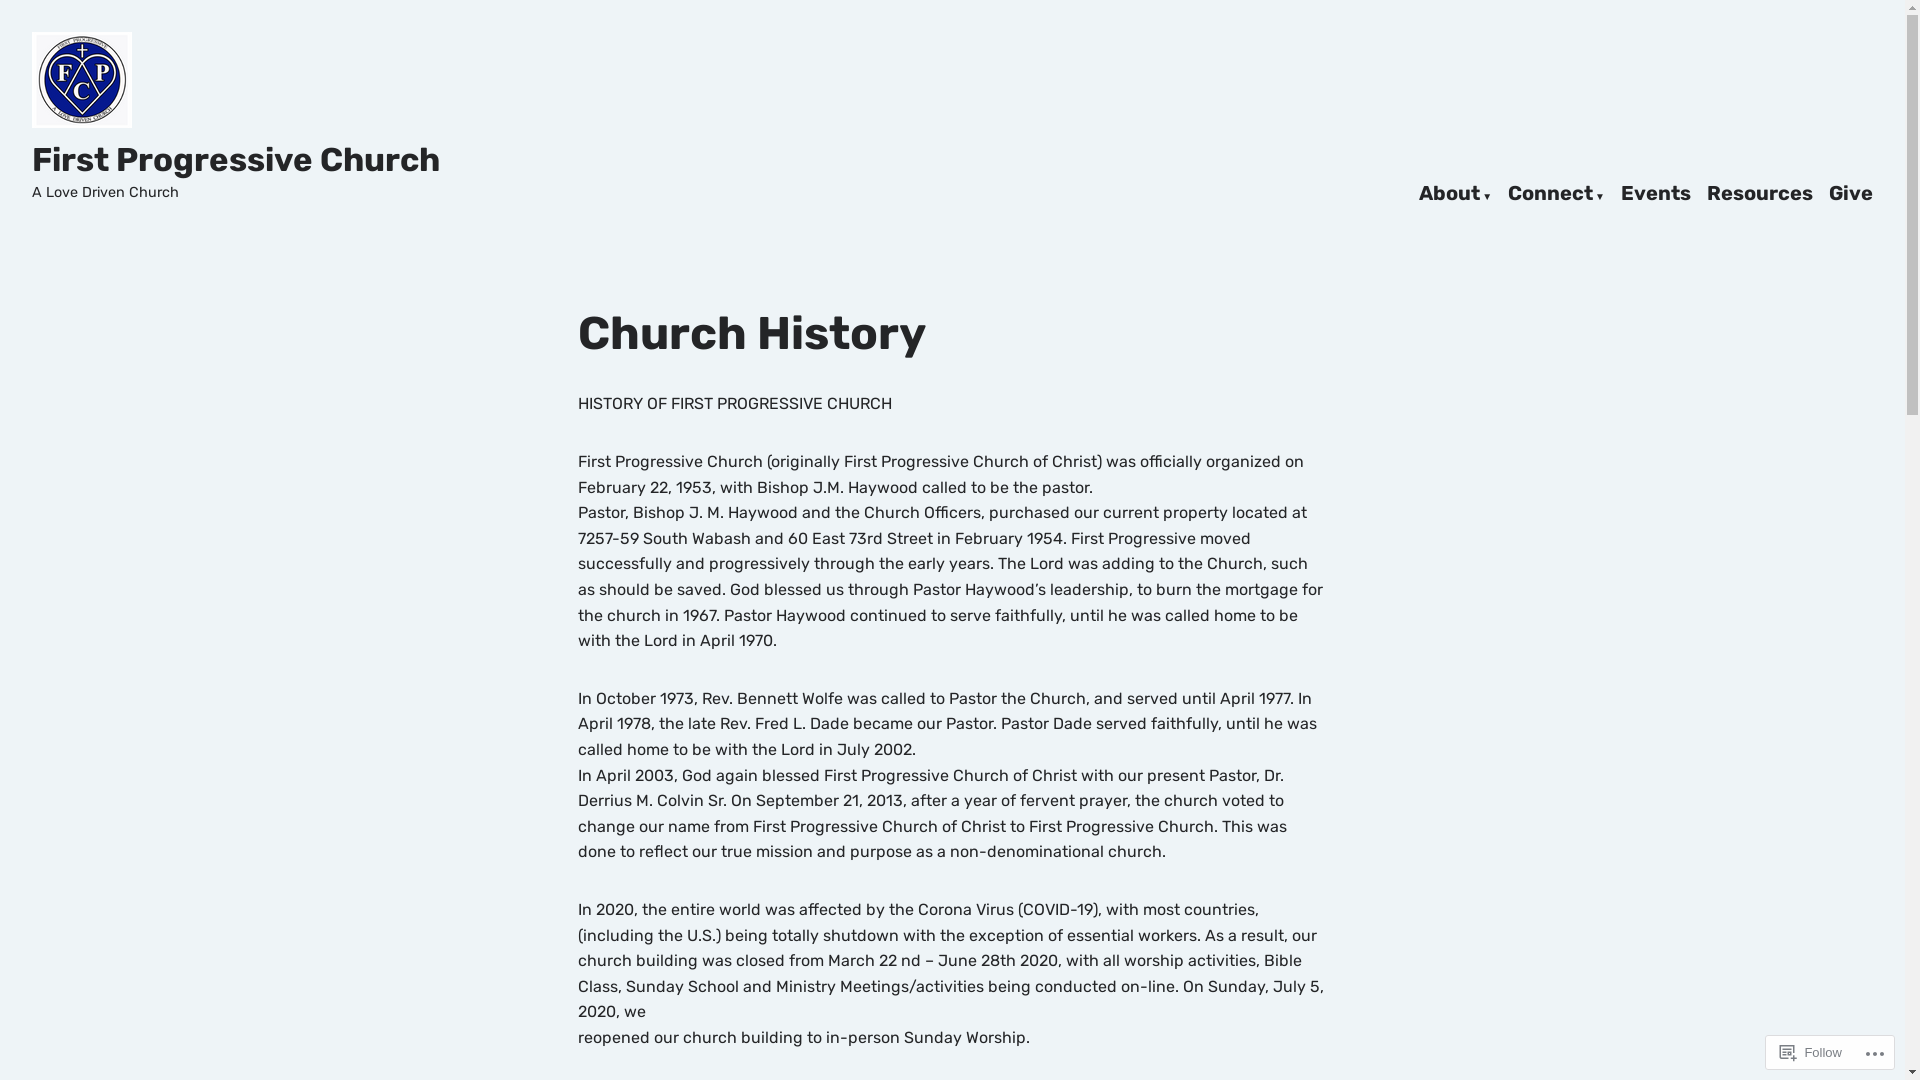  Describe the element at coordinates (1760, 193) in the screenshot. I see `'Resources'` at that location.